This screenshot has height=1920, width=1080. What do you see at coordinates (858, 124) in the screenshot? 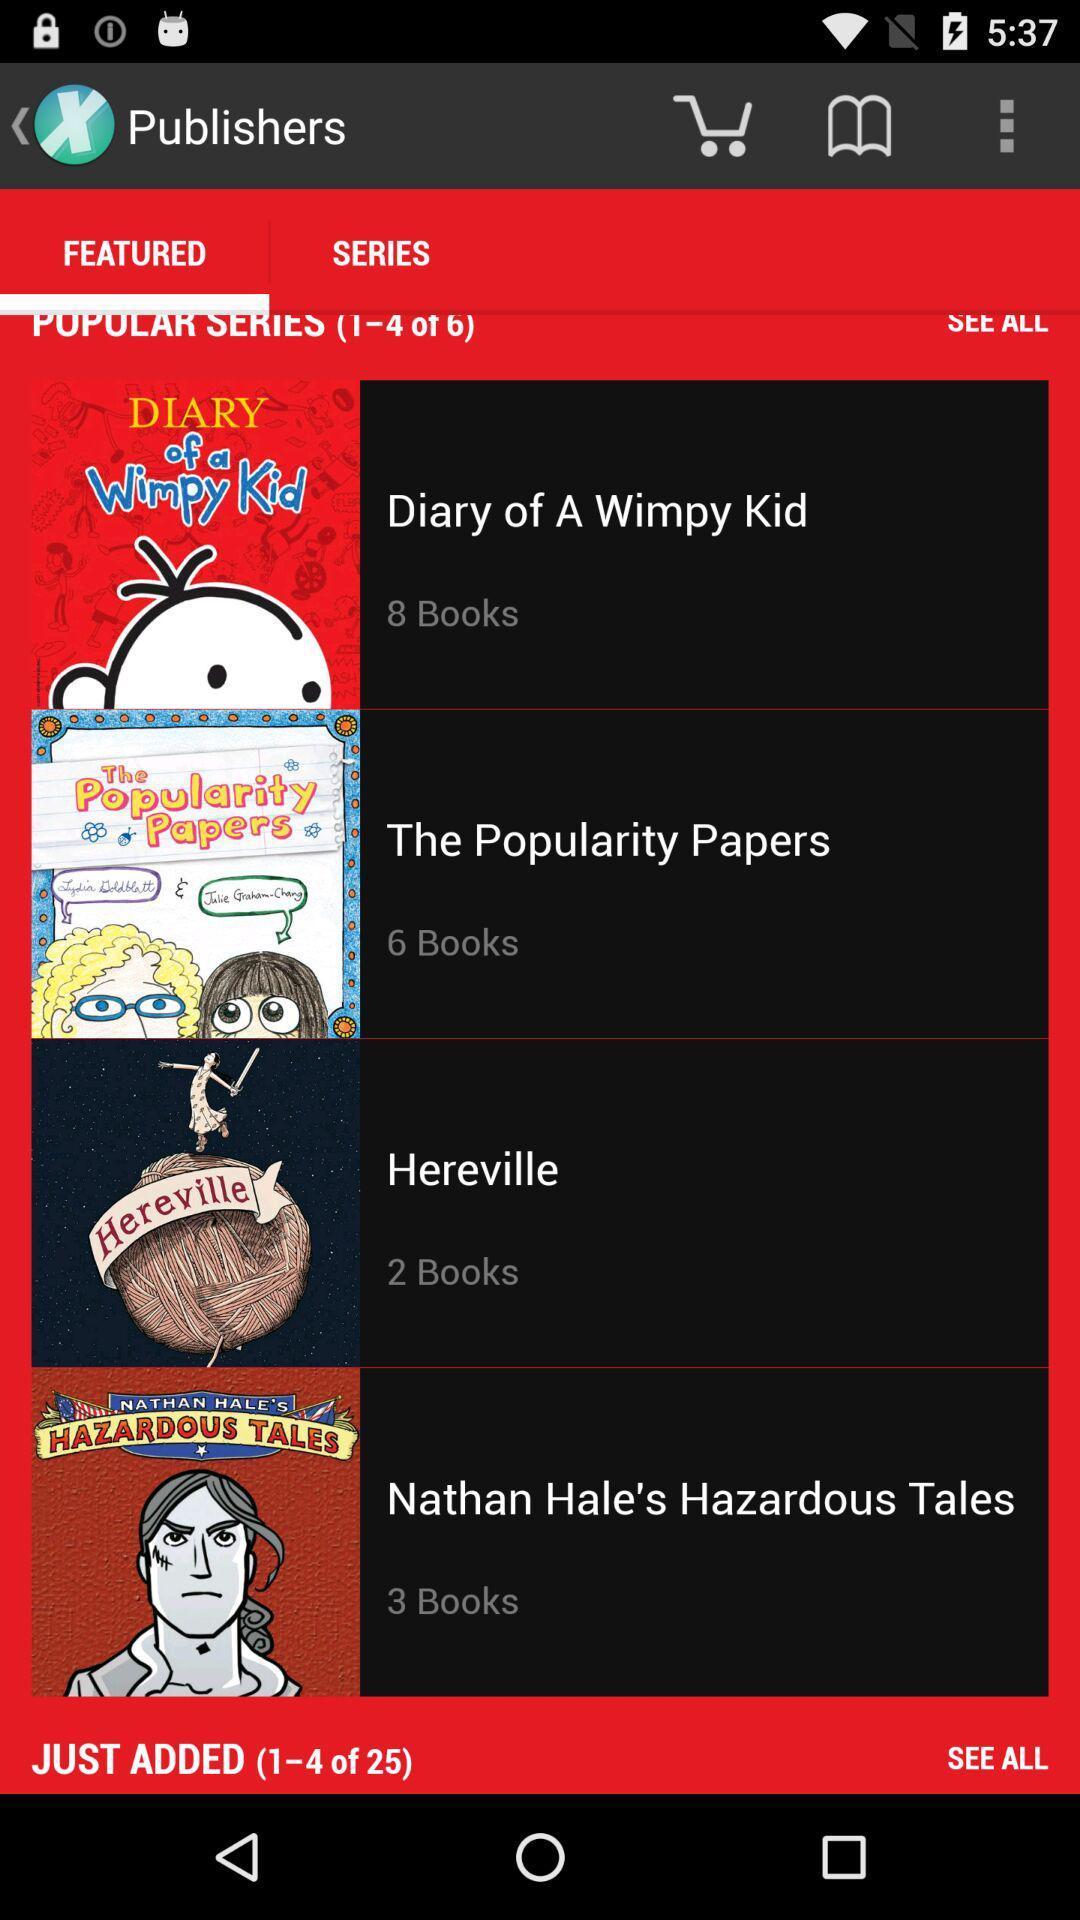
I see `icon above 1 4 of icon` at bounding box center [858, 124].